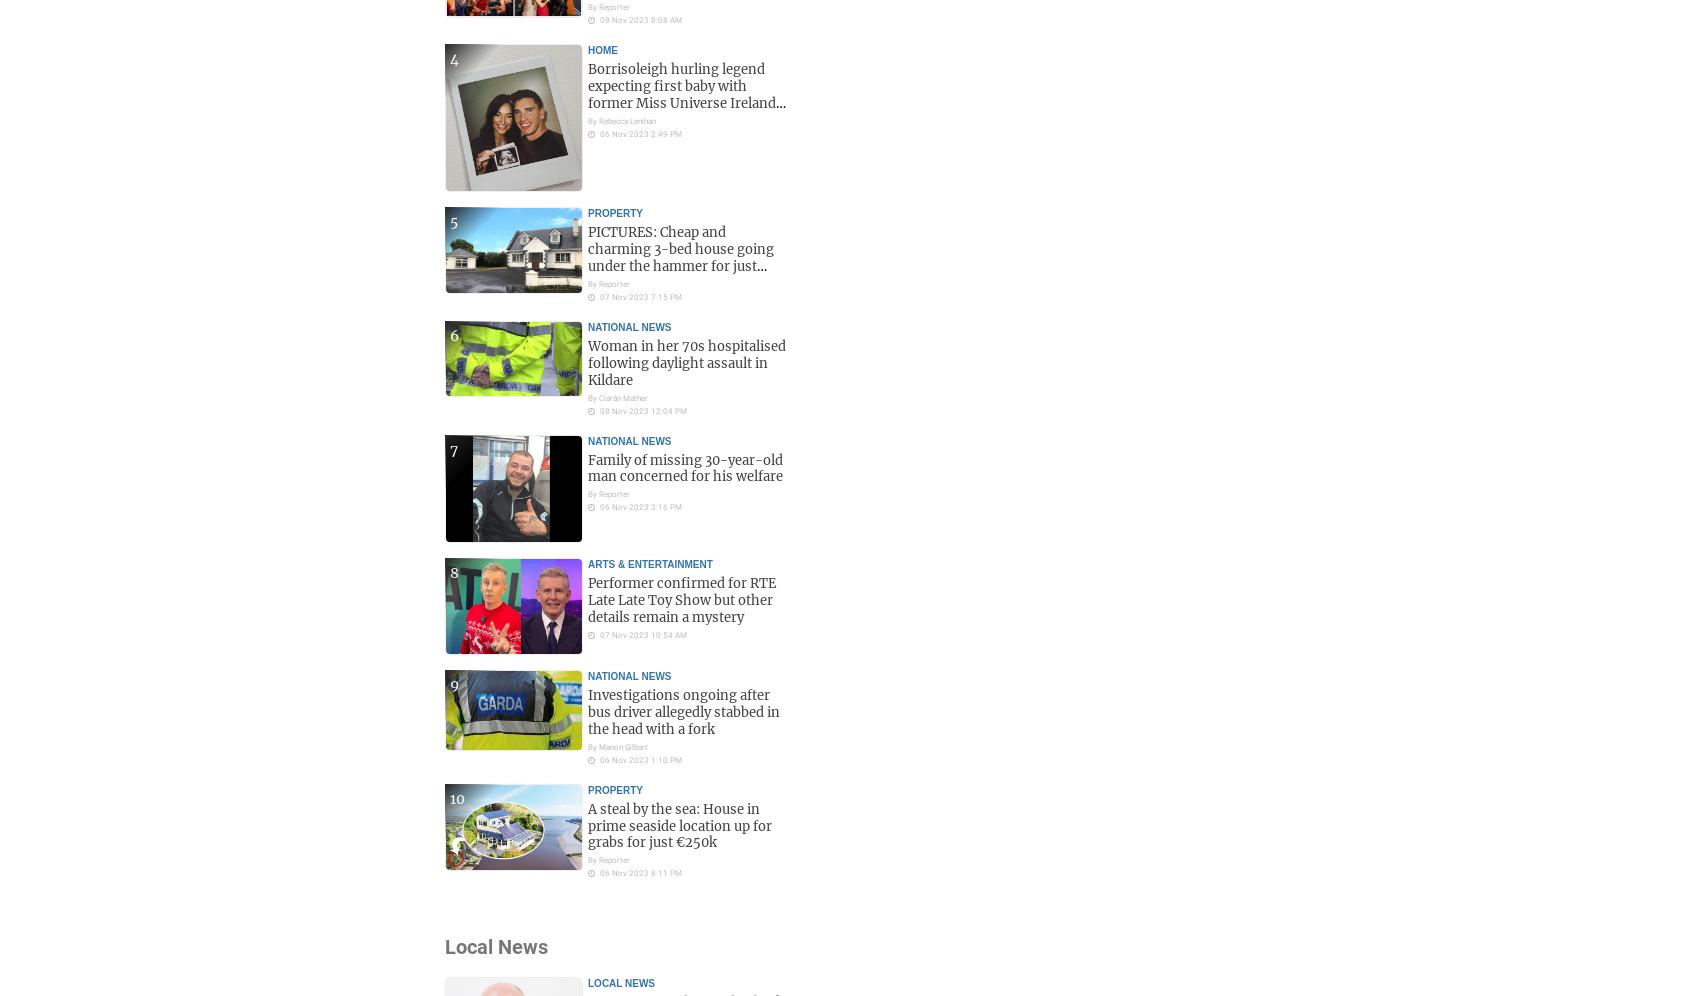 This screenshot has height=996, width=1695. I want to click on 'Borrisoleigh hurling legend expecting first baby with former Miss Universe Ireland partner', so click(682, 94).